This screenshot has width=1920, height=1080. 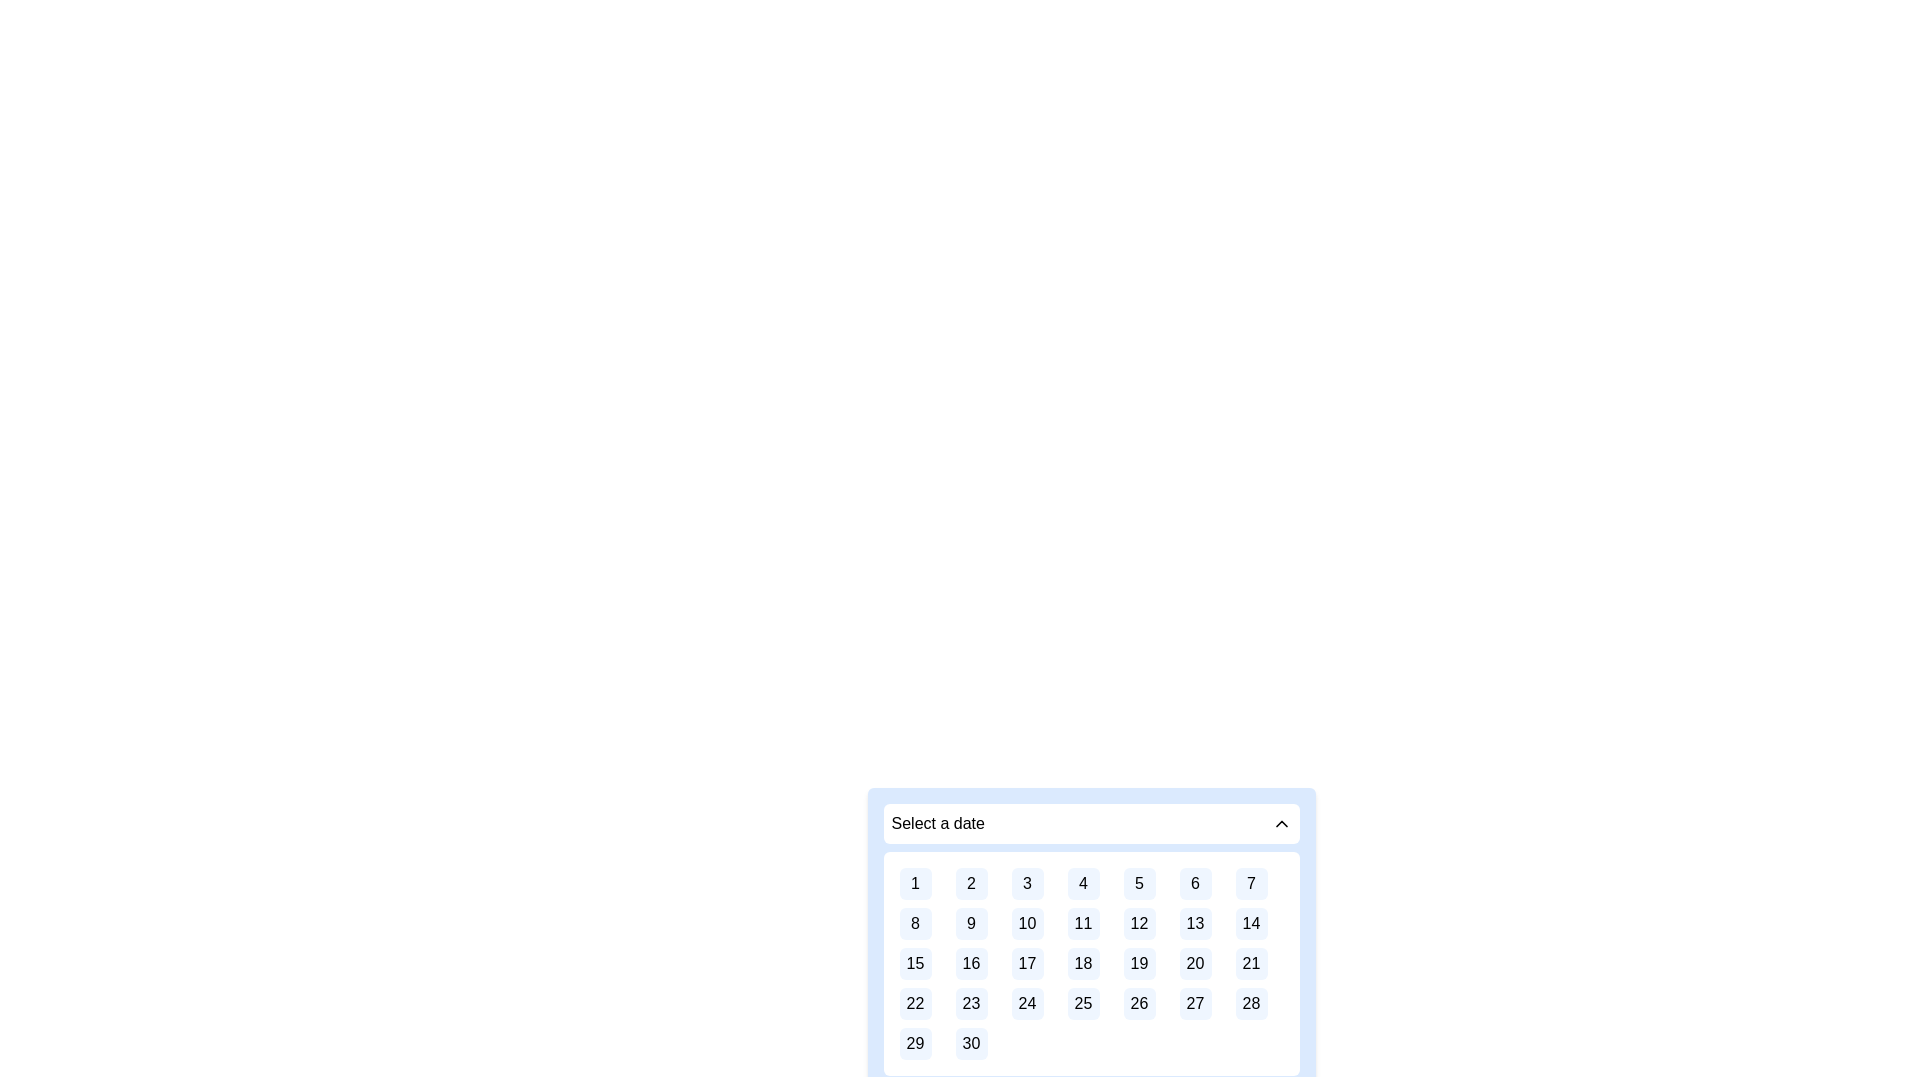 I want to click on the selectable date button '23' in the calendar interface, so click(x=971, y=1003).